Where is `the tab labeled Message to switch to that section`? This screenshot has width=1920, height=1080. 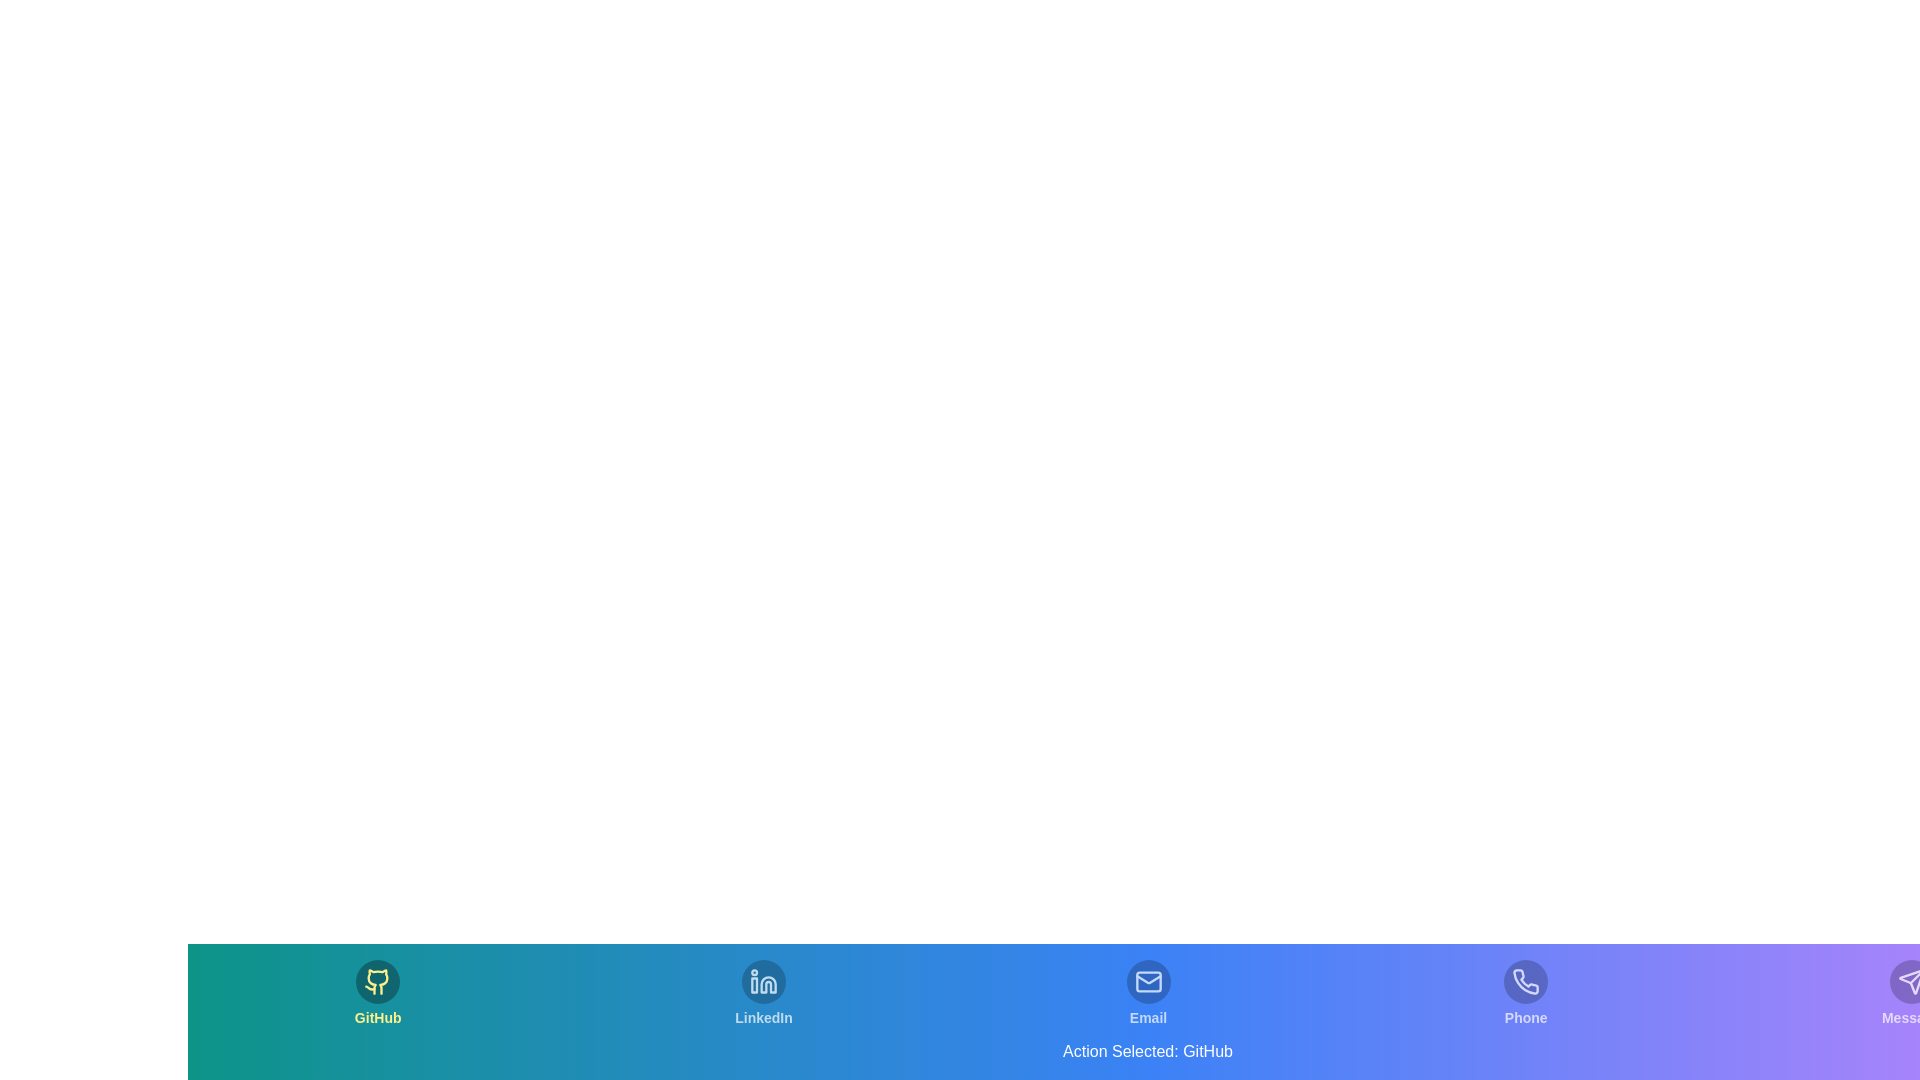 the tab labeled Message to switch to that section is located at coordinates (1910, 994).